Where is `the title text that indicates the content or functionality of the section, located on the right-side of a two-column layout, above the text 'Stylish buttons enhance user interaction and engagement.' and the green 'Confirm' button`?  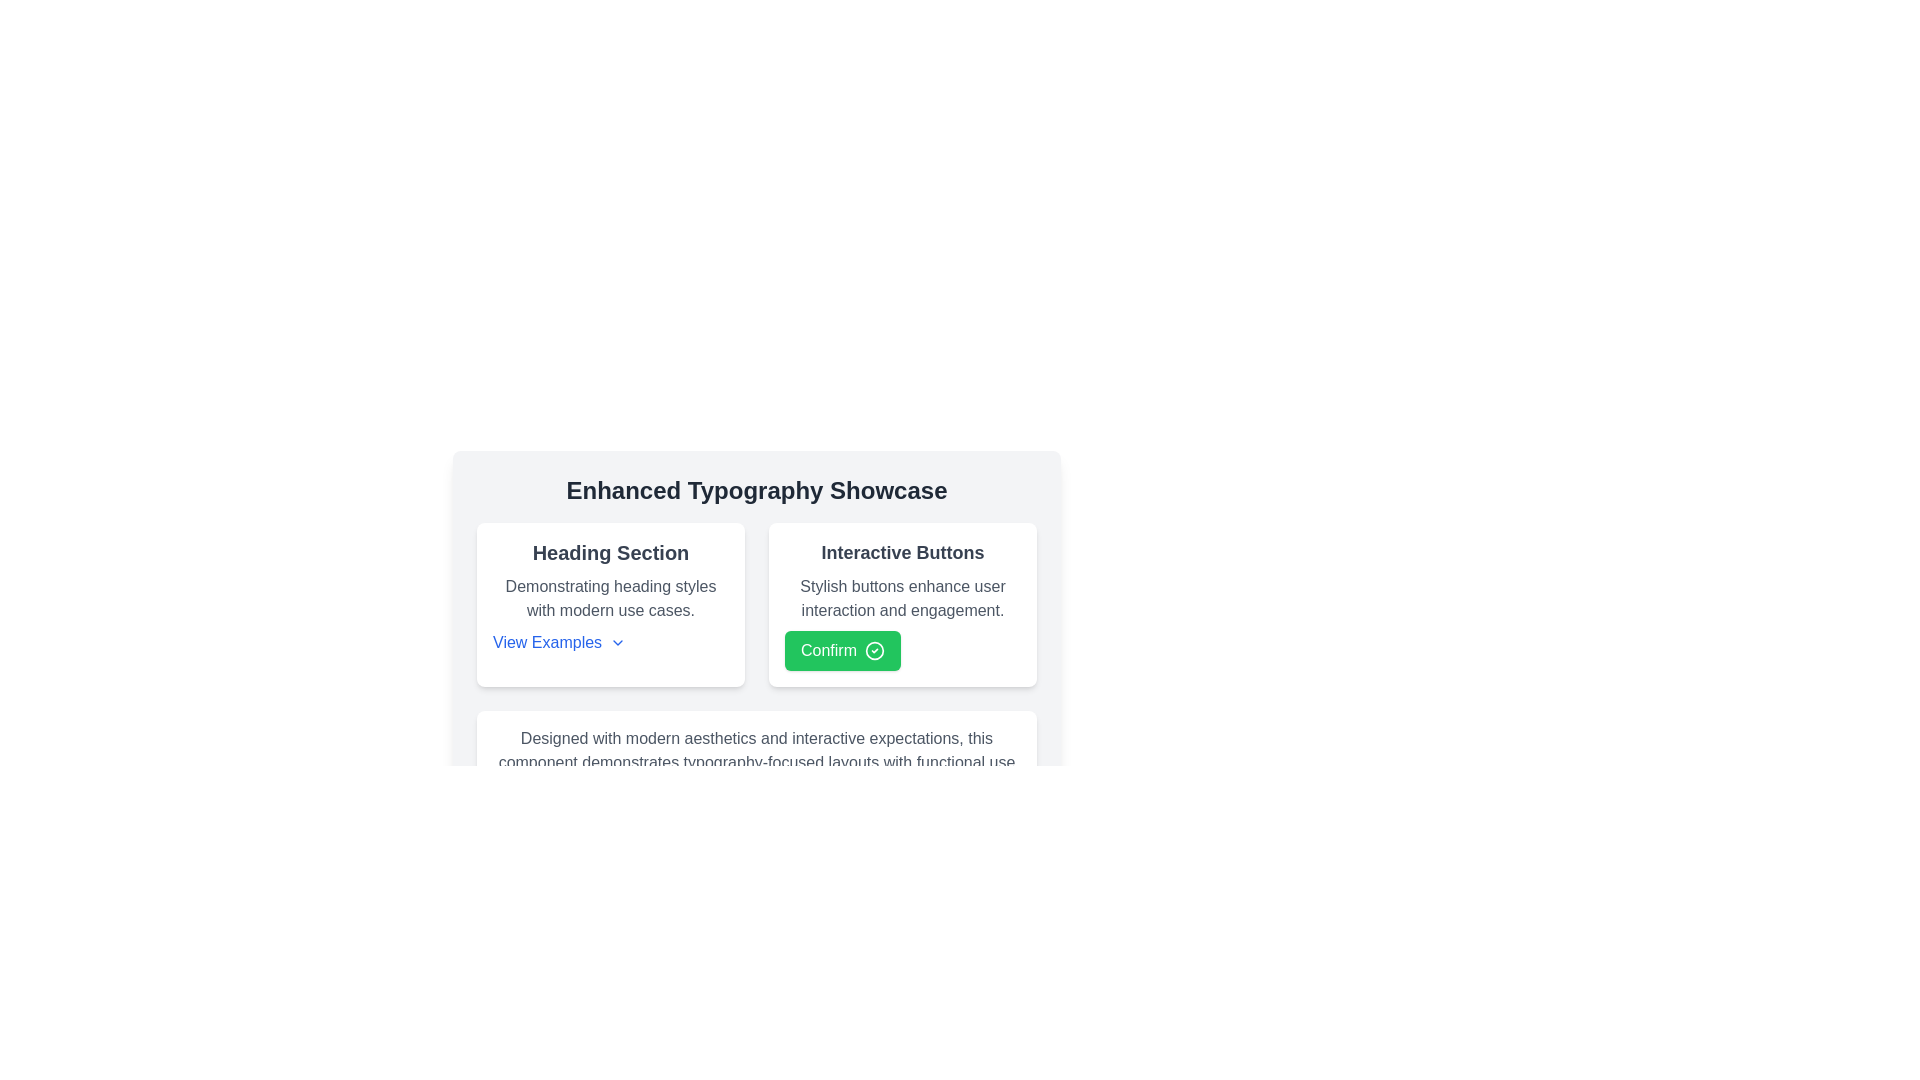 the title text that indicates the content or functionality of the section, located on the right-side of a two-column layout, above the text 'Stylish buttons enhance user interaction and engagement.' and the green 'Confirm' button is located at coordinates (901, 552).